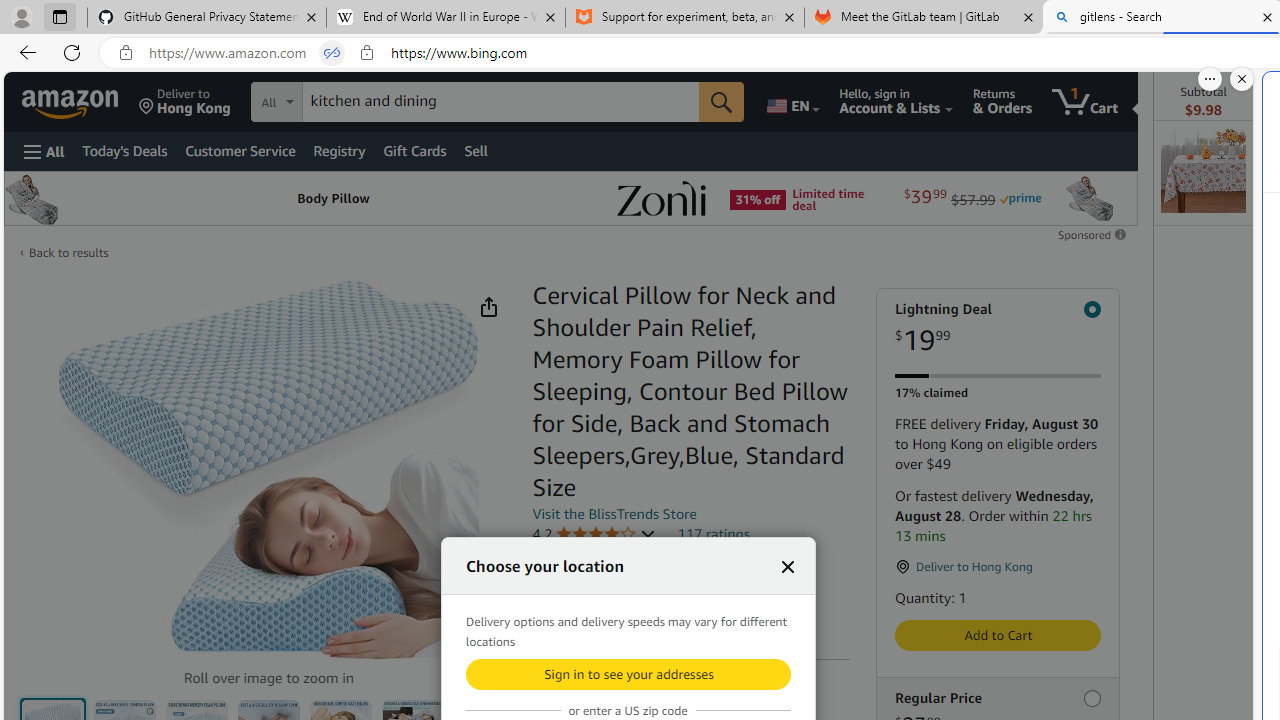 Image resolution: width=1280 pixels, height=720 pixels. Describe the element at coordinates (720, 101) in the screenshot. I see `'Go'` at that location.